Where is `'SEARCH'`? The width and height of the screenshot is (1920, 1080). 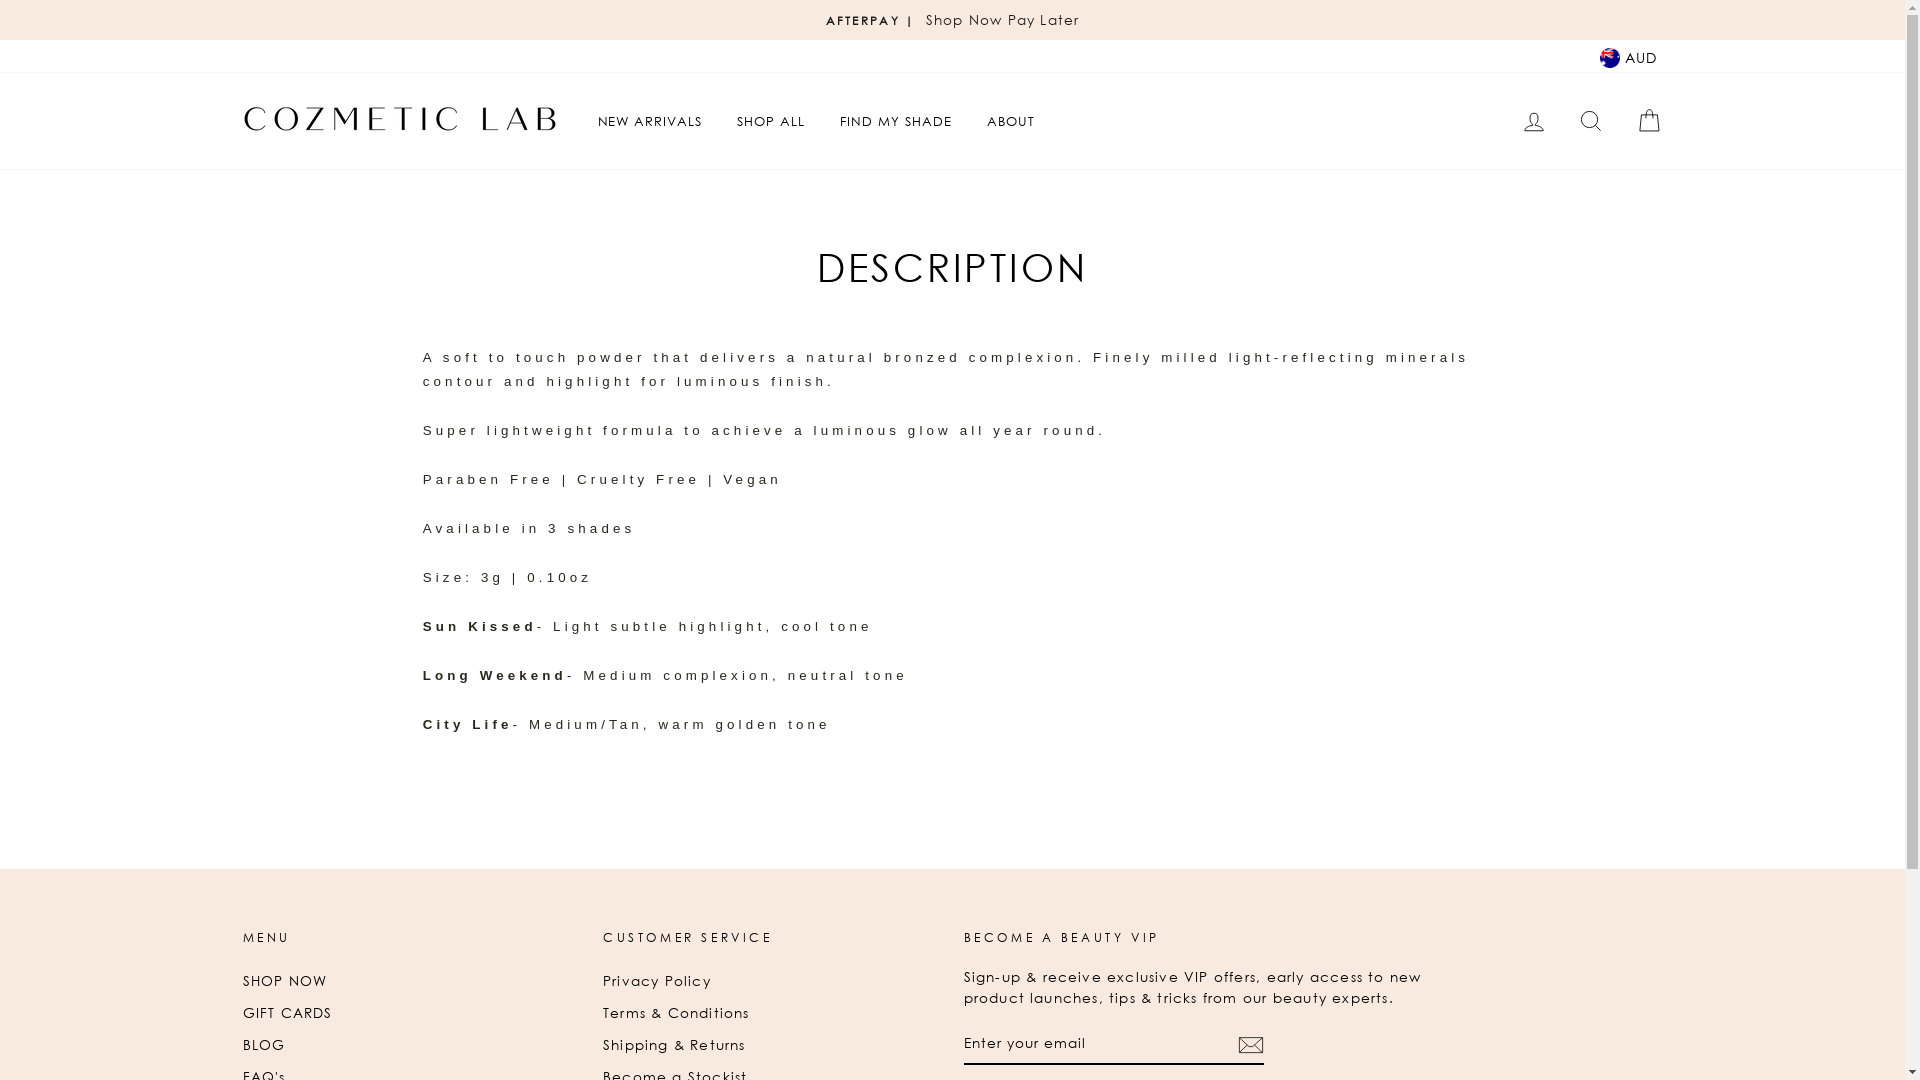
'SEARCH' is located at coordinates (1589, 121).